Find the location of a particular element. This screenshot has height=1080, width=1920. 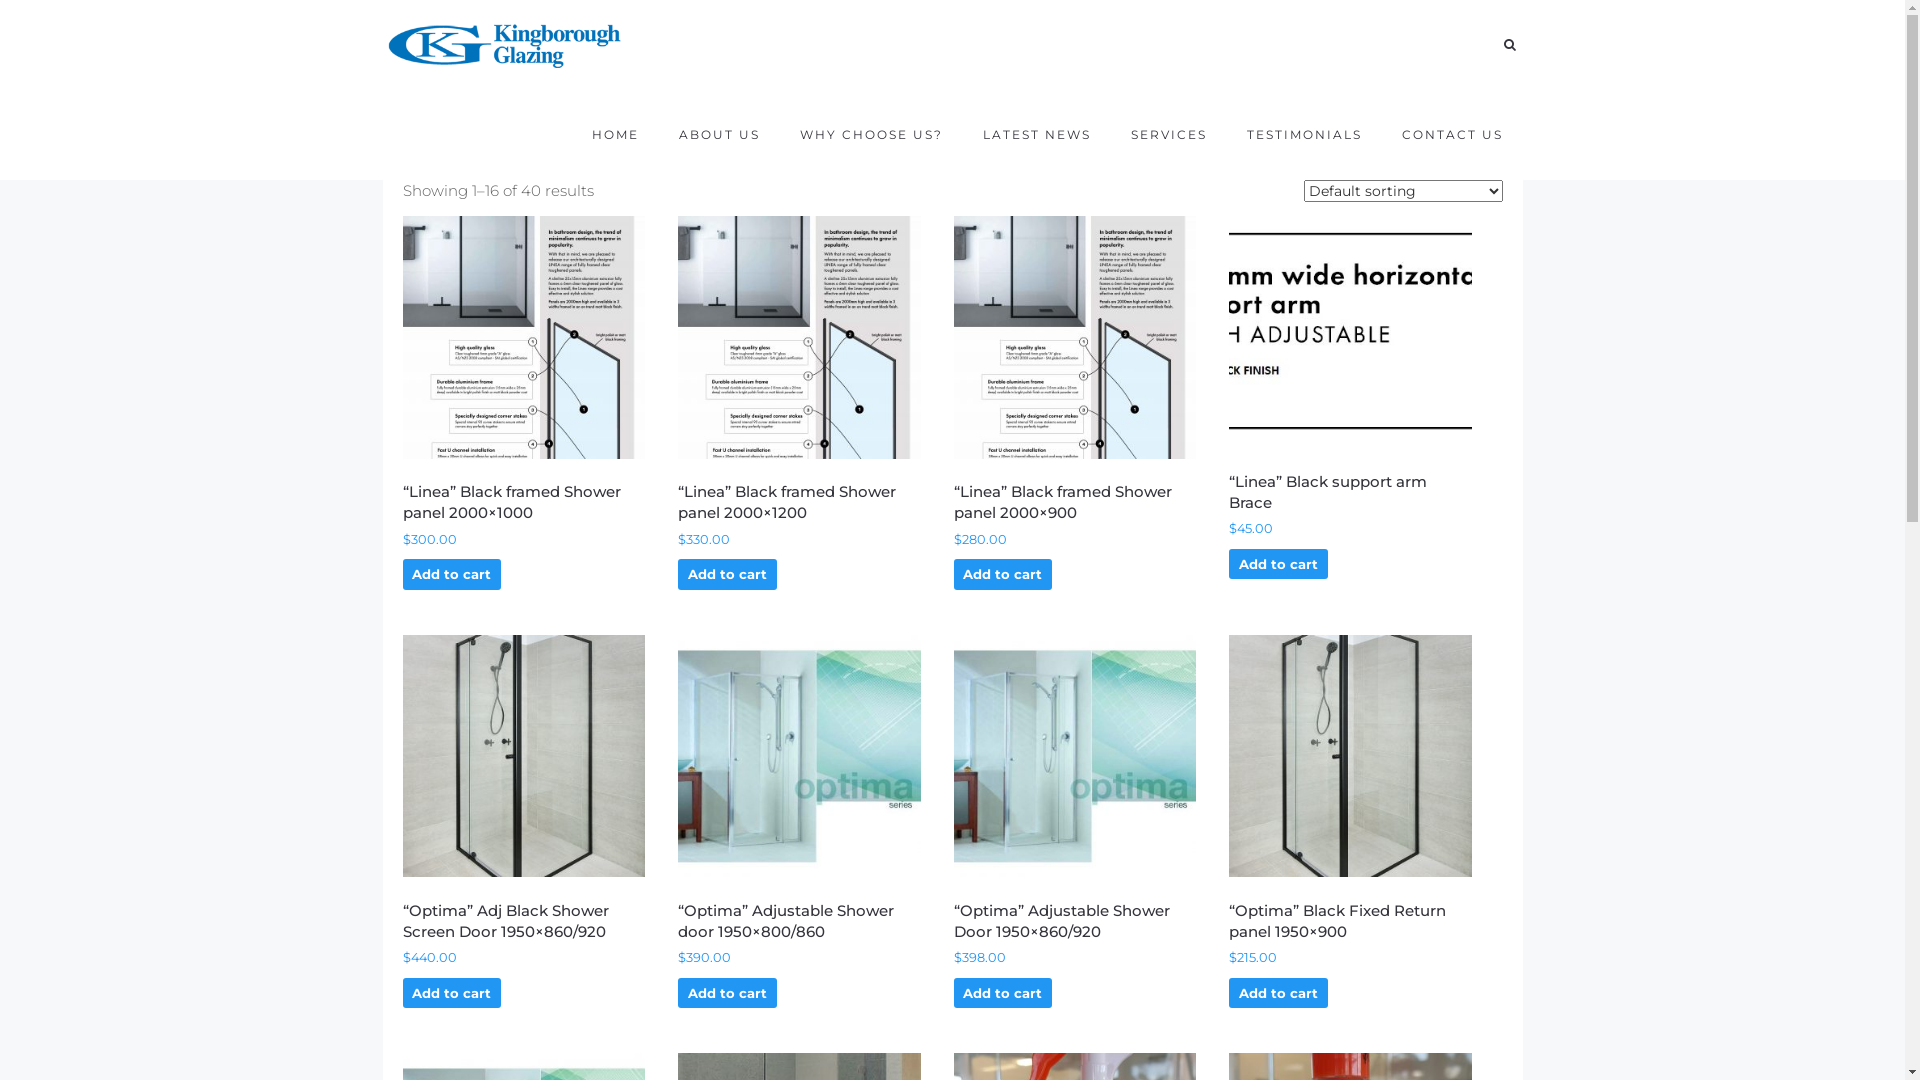

'HOME' is located at coordinates (613, 135).